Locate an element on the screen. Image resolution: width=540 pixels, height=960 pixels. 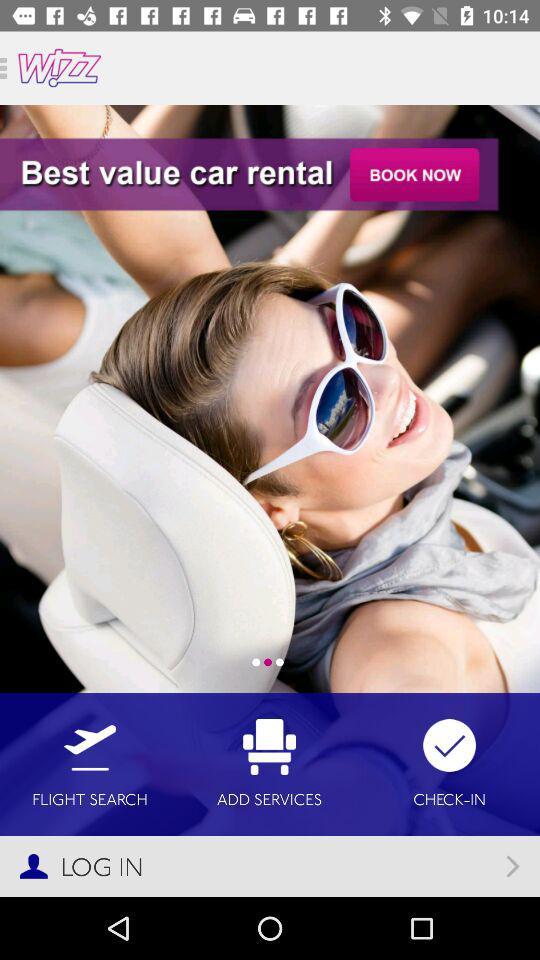
icon to the right of the add services item is located at coordinates (449, 763).